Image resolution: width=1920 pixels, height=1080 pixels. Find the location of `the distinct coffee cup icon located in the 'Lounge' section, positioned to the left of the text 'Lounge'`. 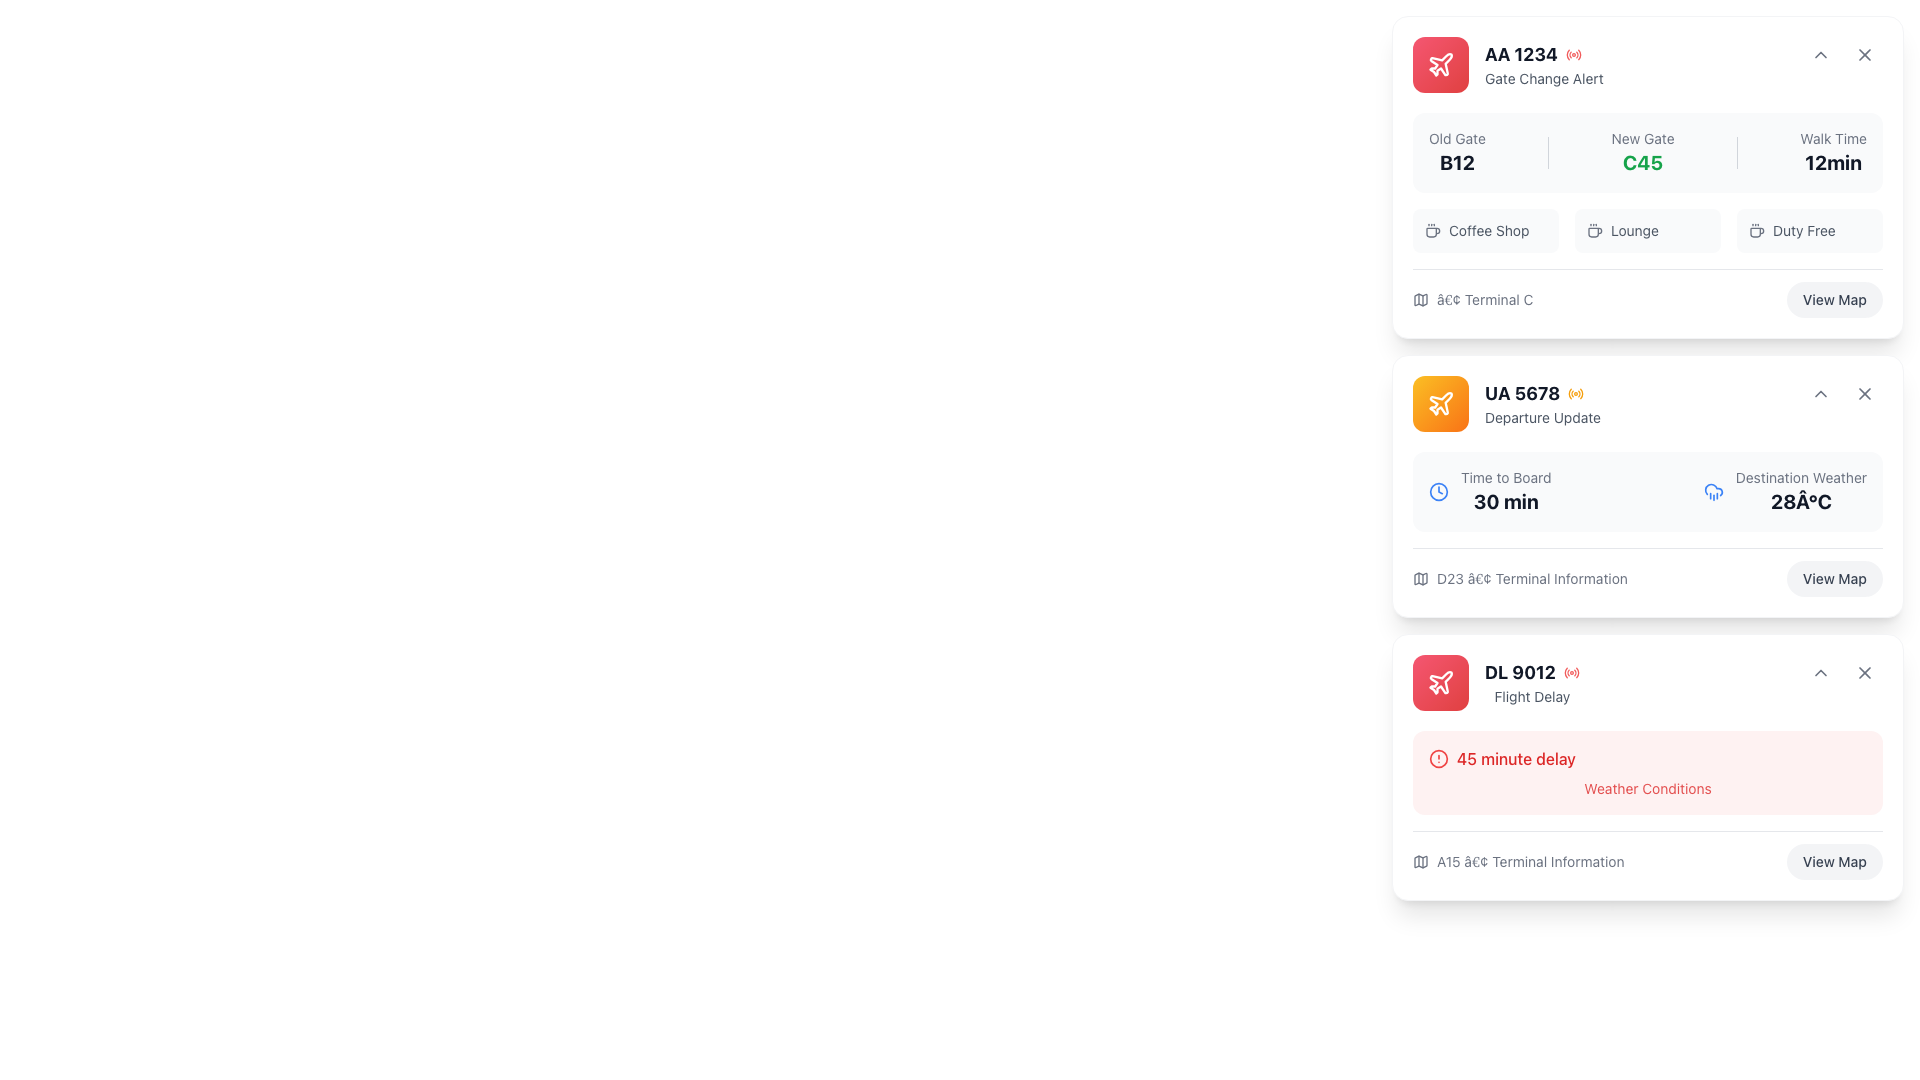

the distinct coffee cup icon located in the 'Lounge' section, positioned to the left of the text 'Lounge' is located at coordinates (1593, 230).